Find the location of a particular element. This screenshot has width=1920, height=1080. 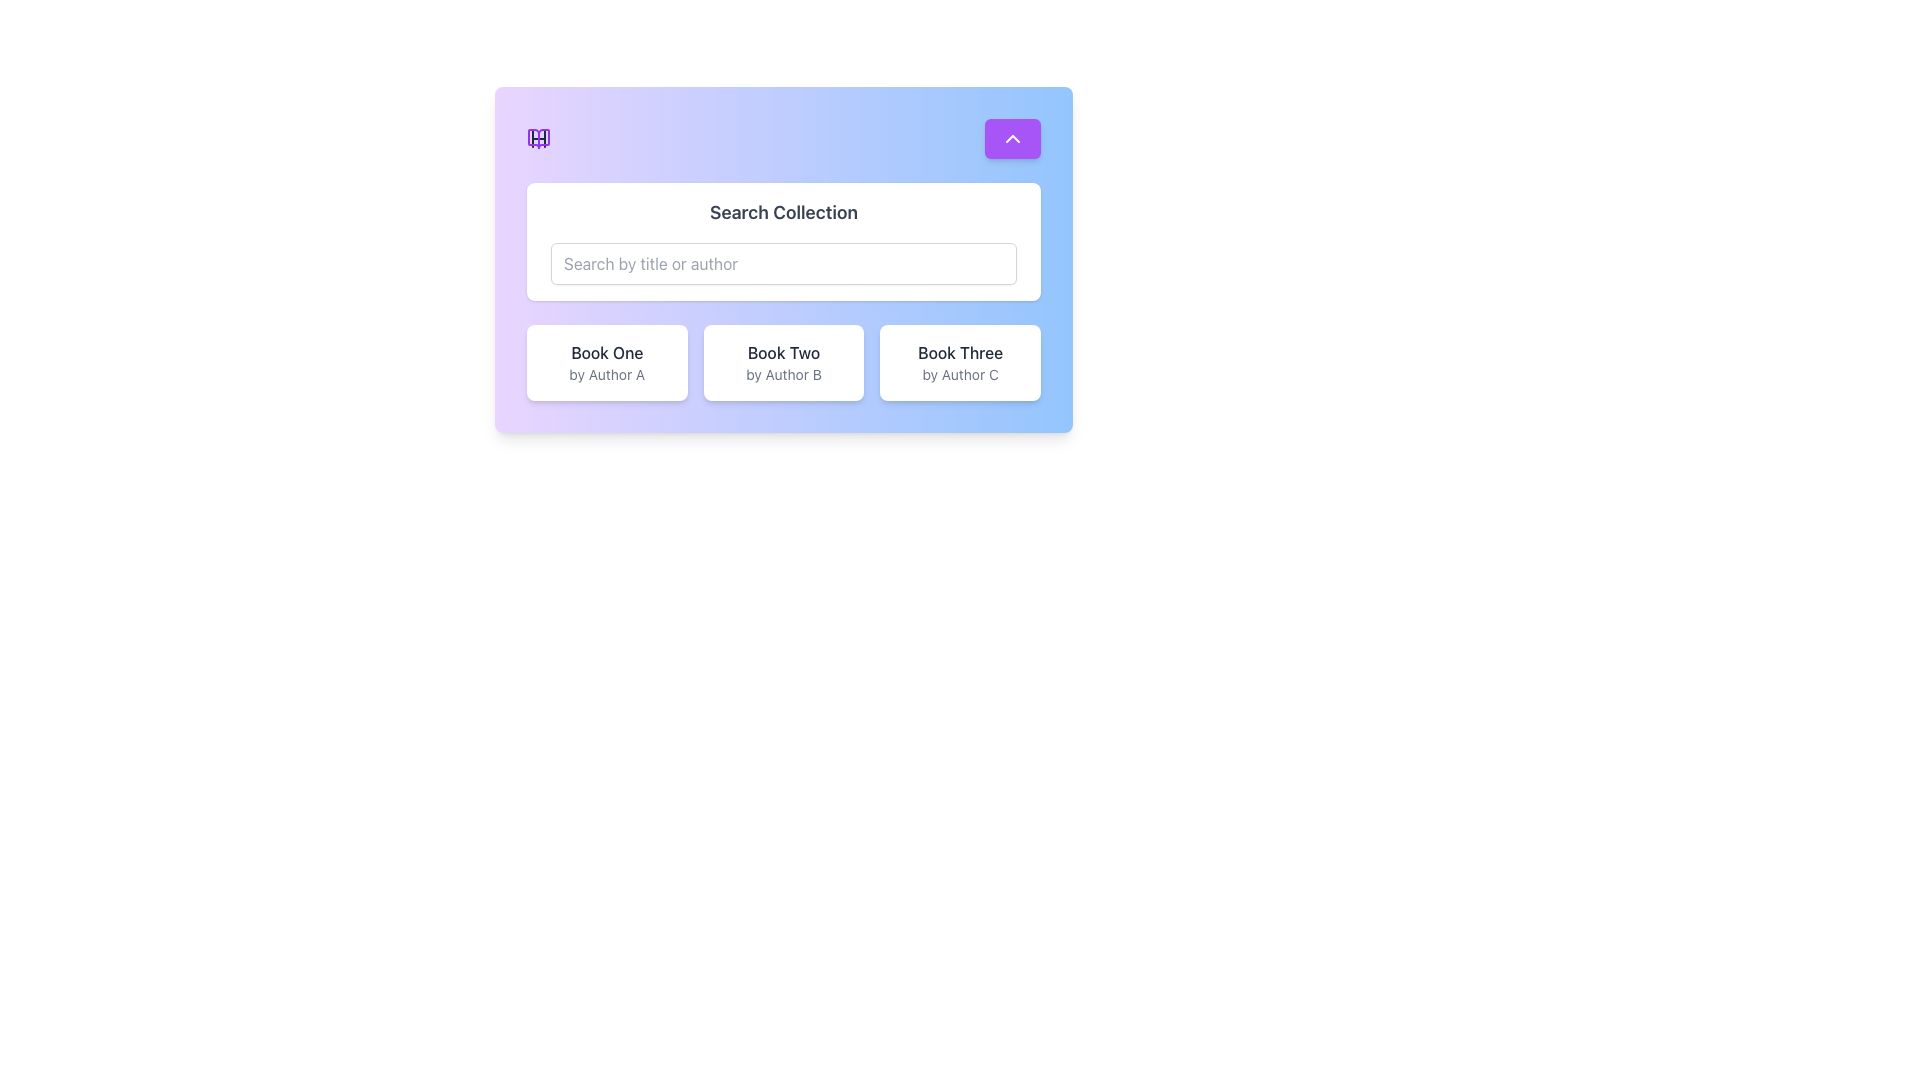

the card representing a book is located at coordinates (606, 362).